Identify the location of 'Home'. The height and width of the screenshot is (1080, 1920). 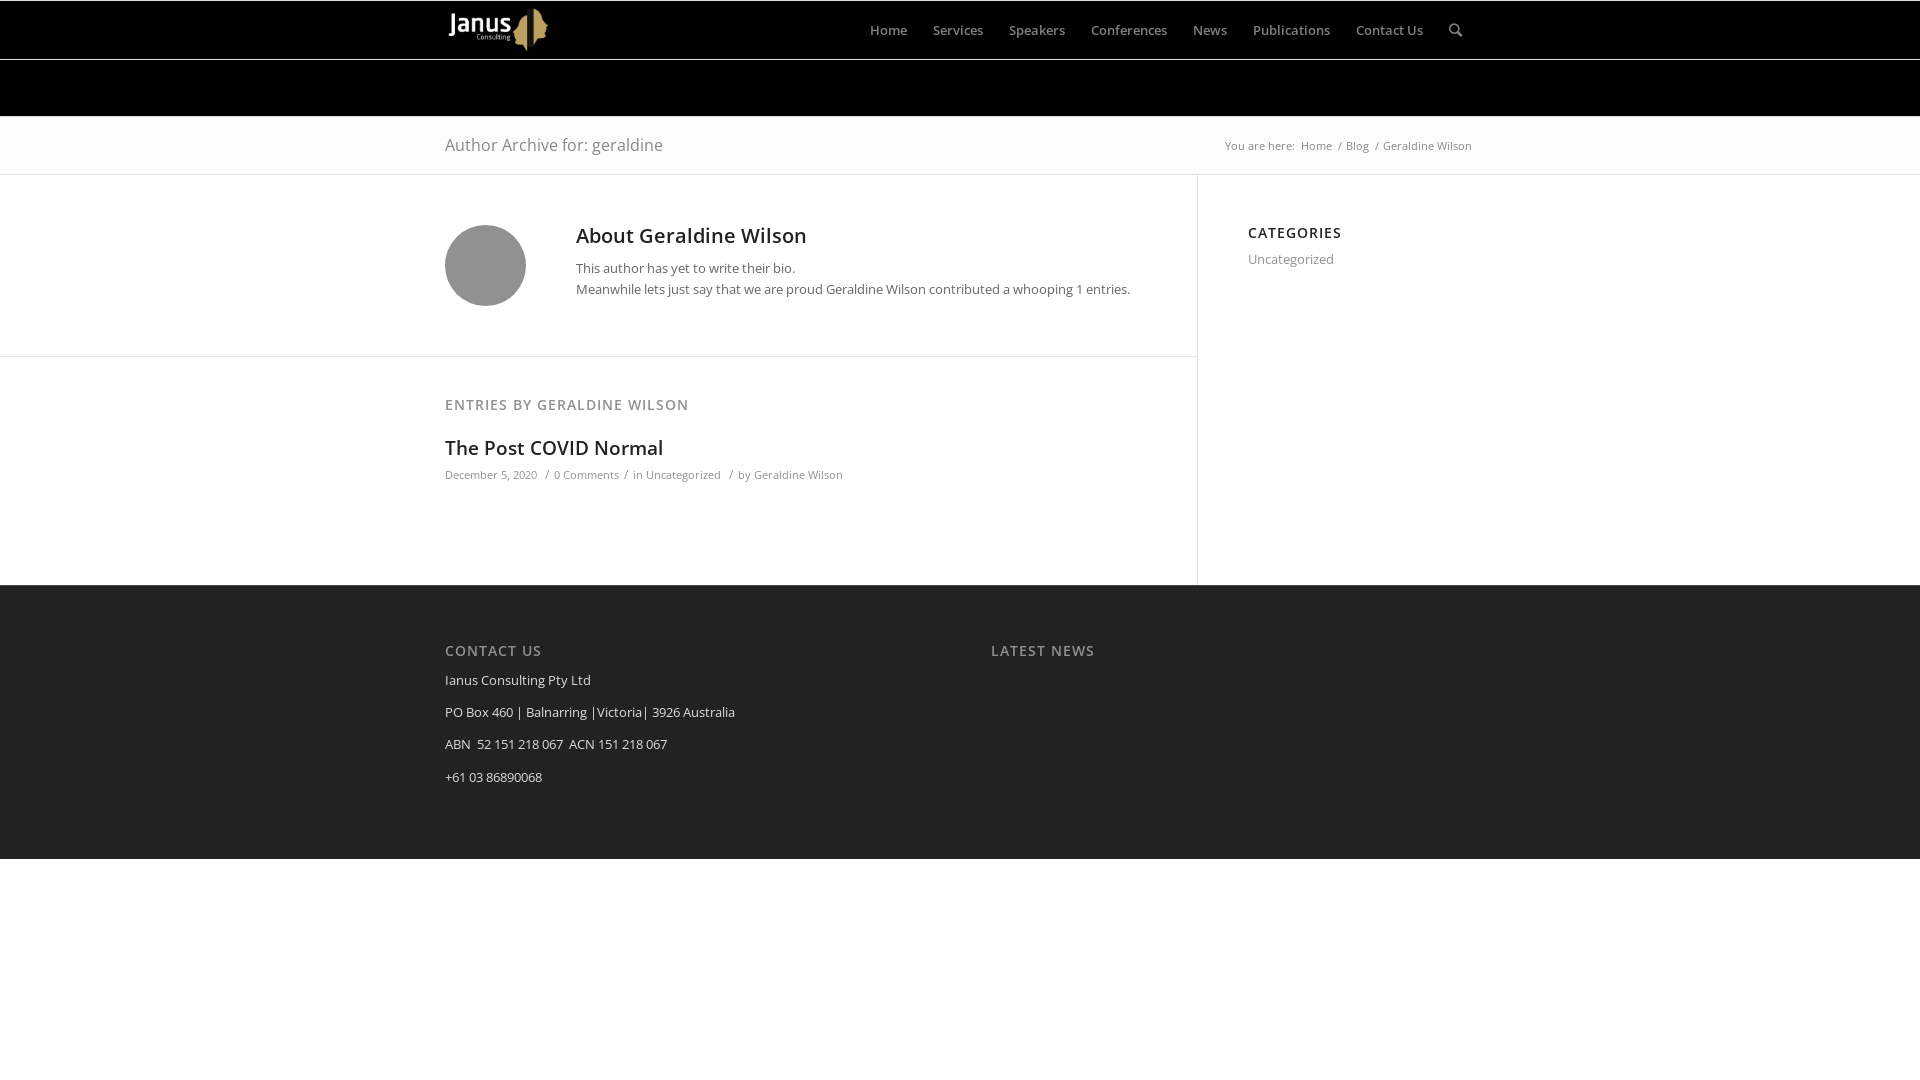
(1297, 144).